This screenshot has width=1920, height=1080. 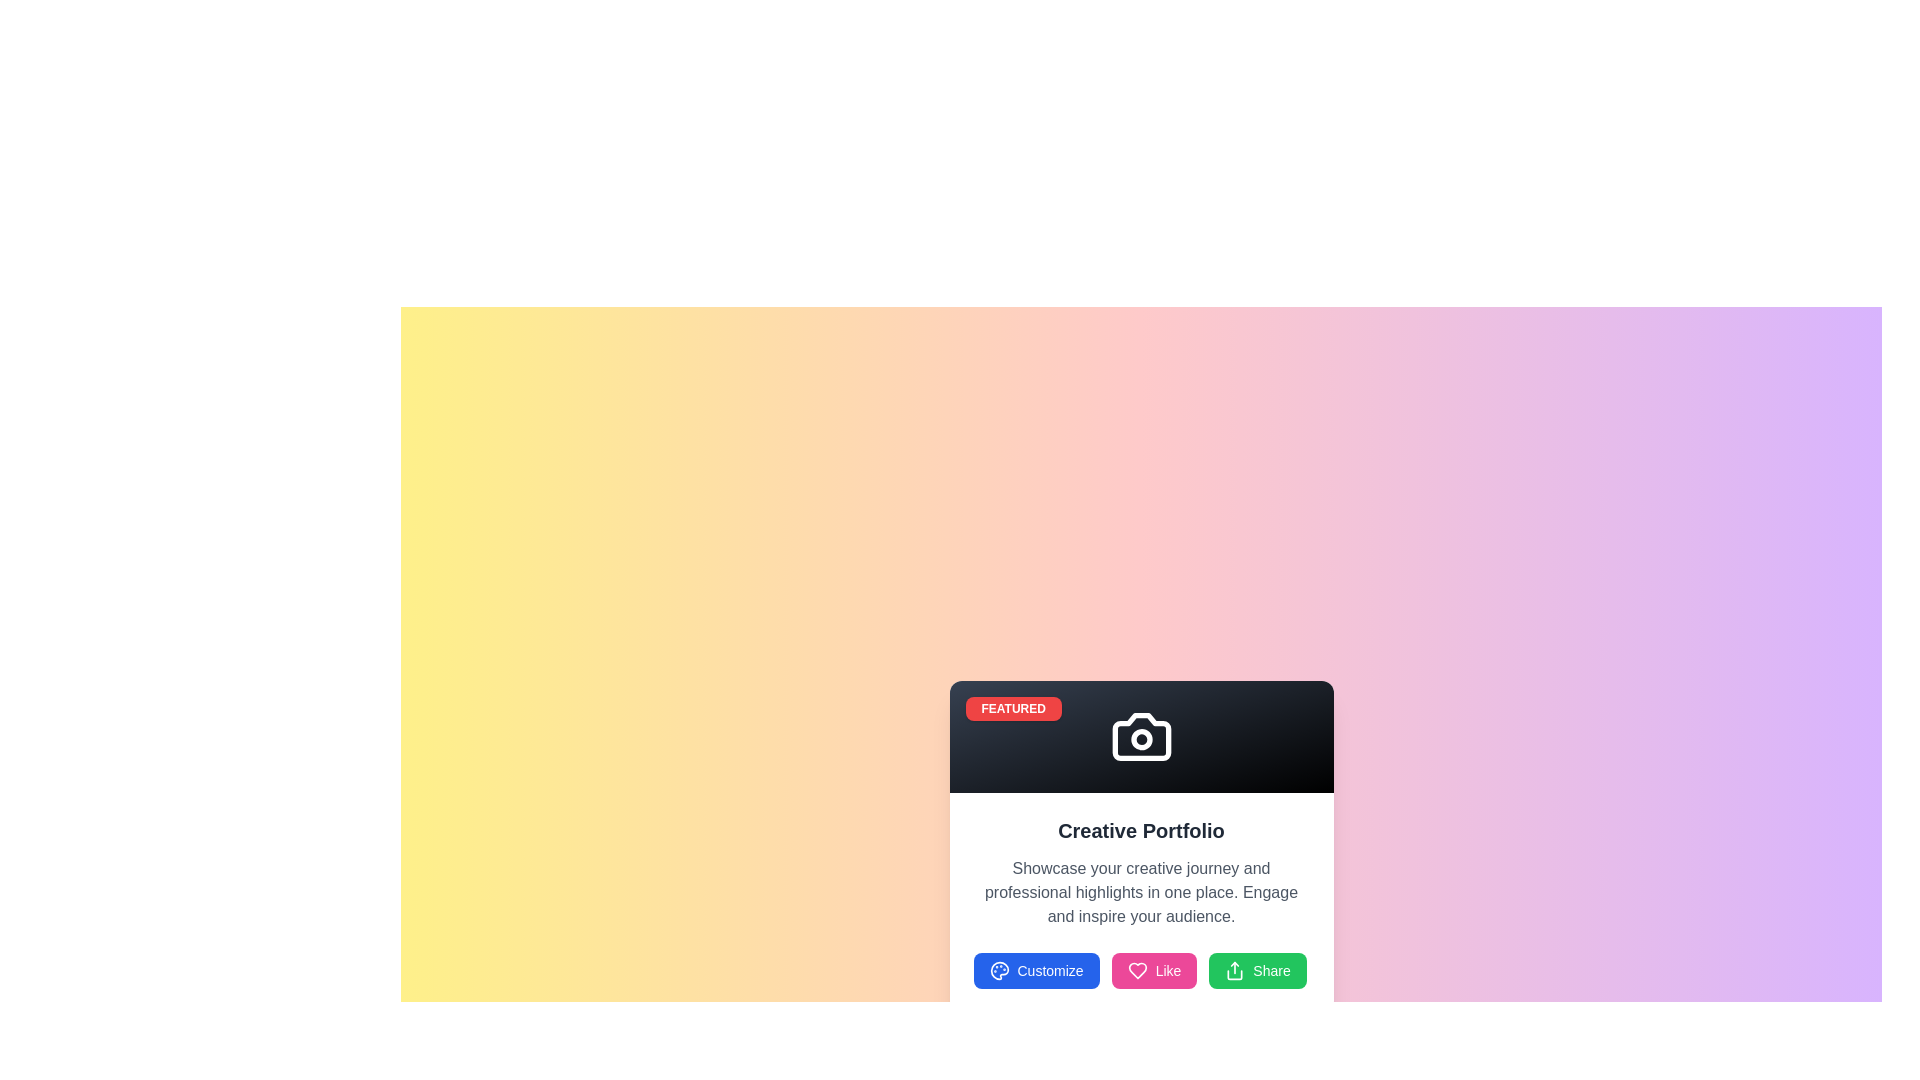 I want to click on the heart-shaped icon within the 'Like' button, so click(x=1137, y=970).